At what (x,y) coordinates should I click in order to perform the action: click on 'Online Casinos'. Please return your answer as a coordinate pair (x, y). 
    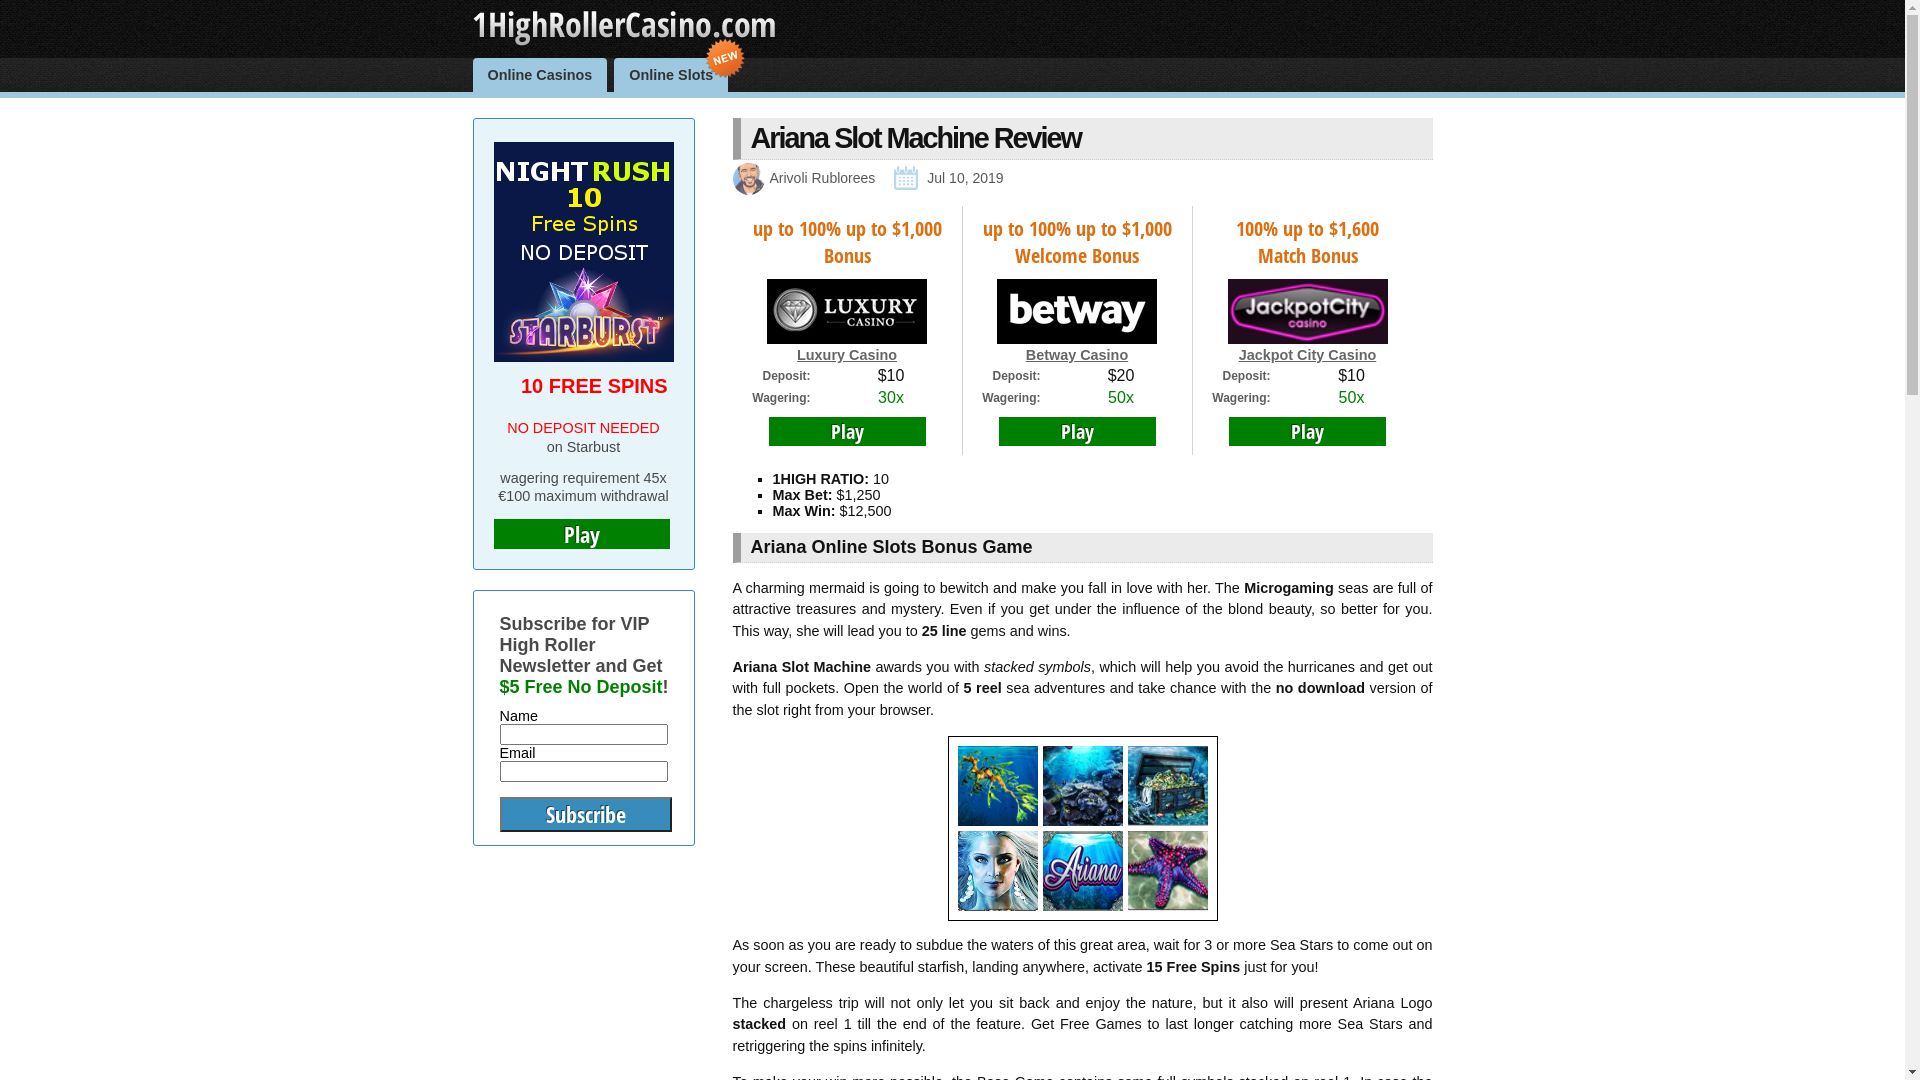
    Looking at the image, I should click on (540, 73).